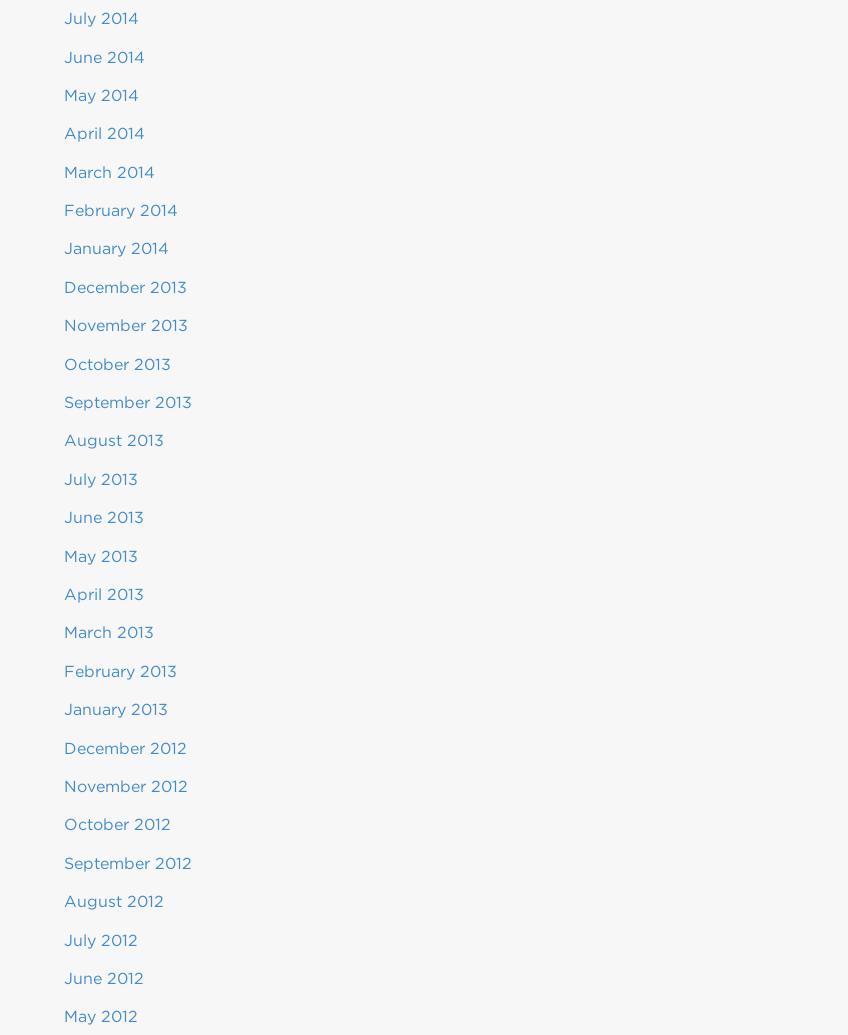 The height and width of the screenshot is (1035, 848). I want to click on 'November 2012', so click(125, 784).